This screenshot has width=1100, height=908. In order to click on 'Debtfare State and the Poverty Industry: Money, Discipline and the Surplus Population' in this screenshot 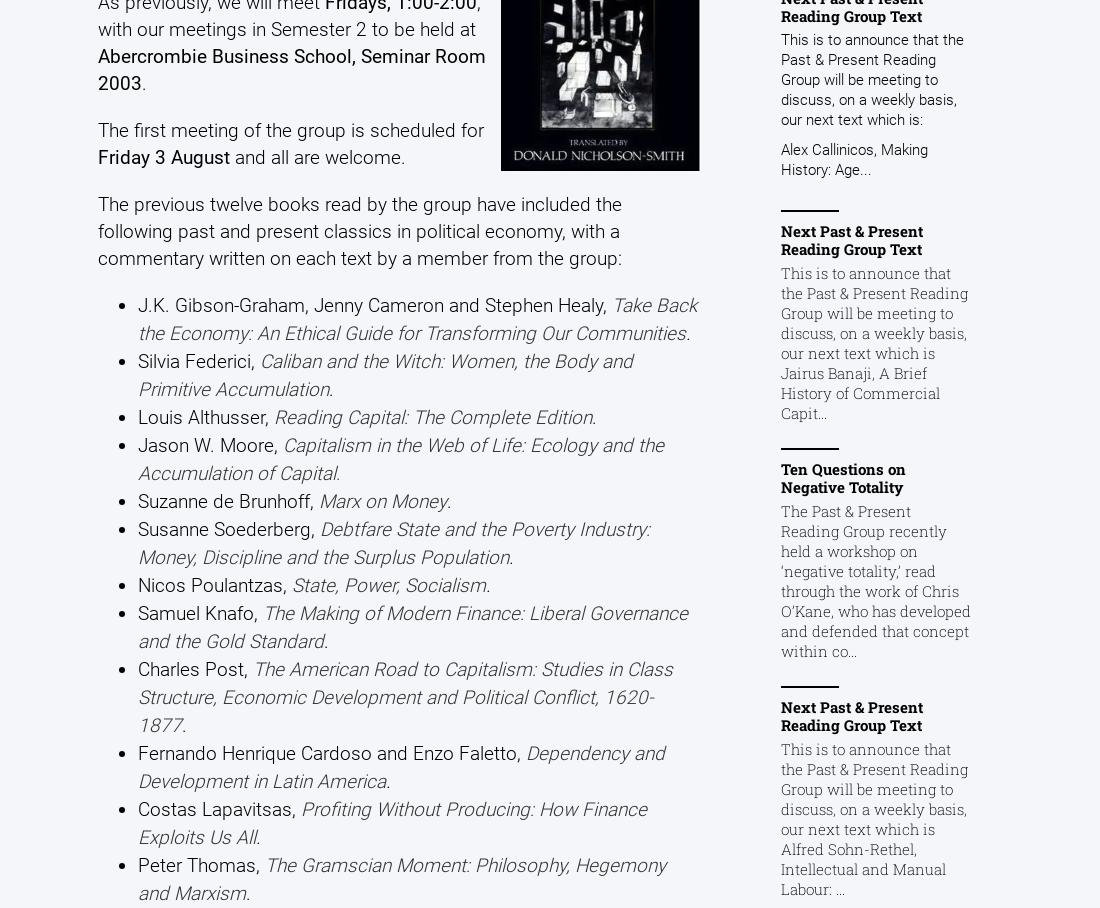, I will do `click(393, 541)`.